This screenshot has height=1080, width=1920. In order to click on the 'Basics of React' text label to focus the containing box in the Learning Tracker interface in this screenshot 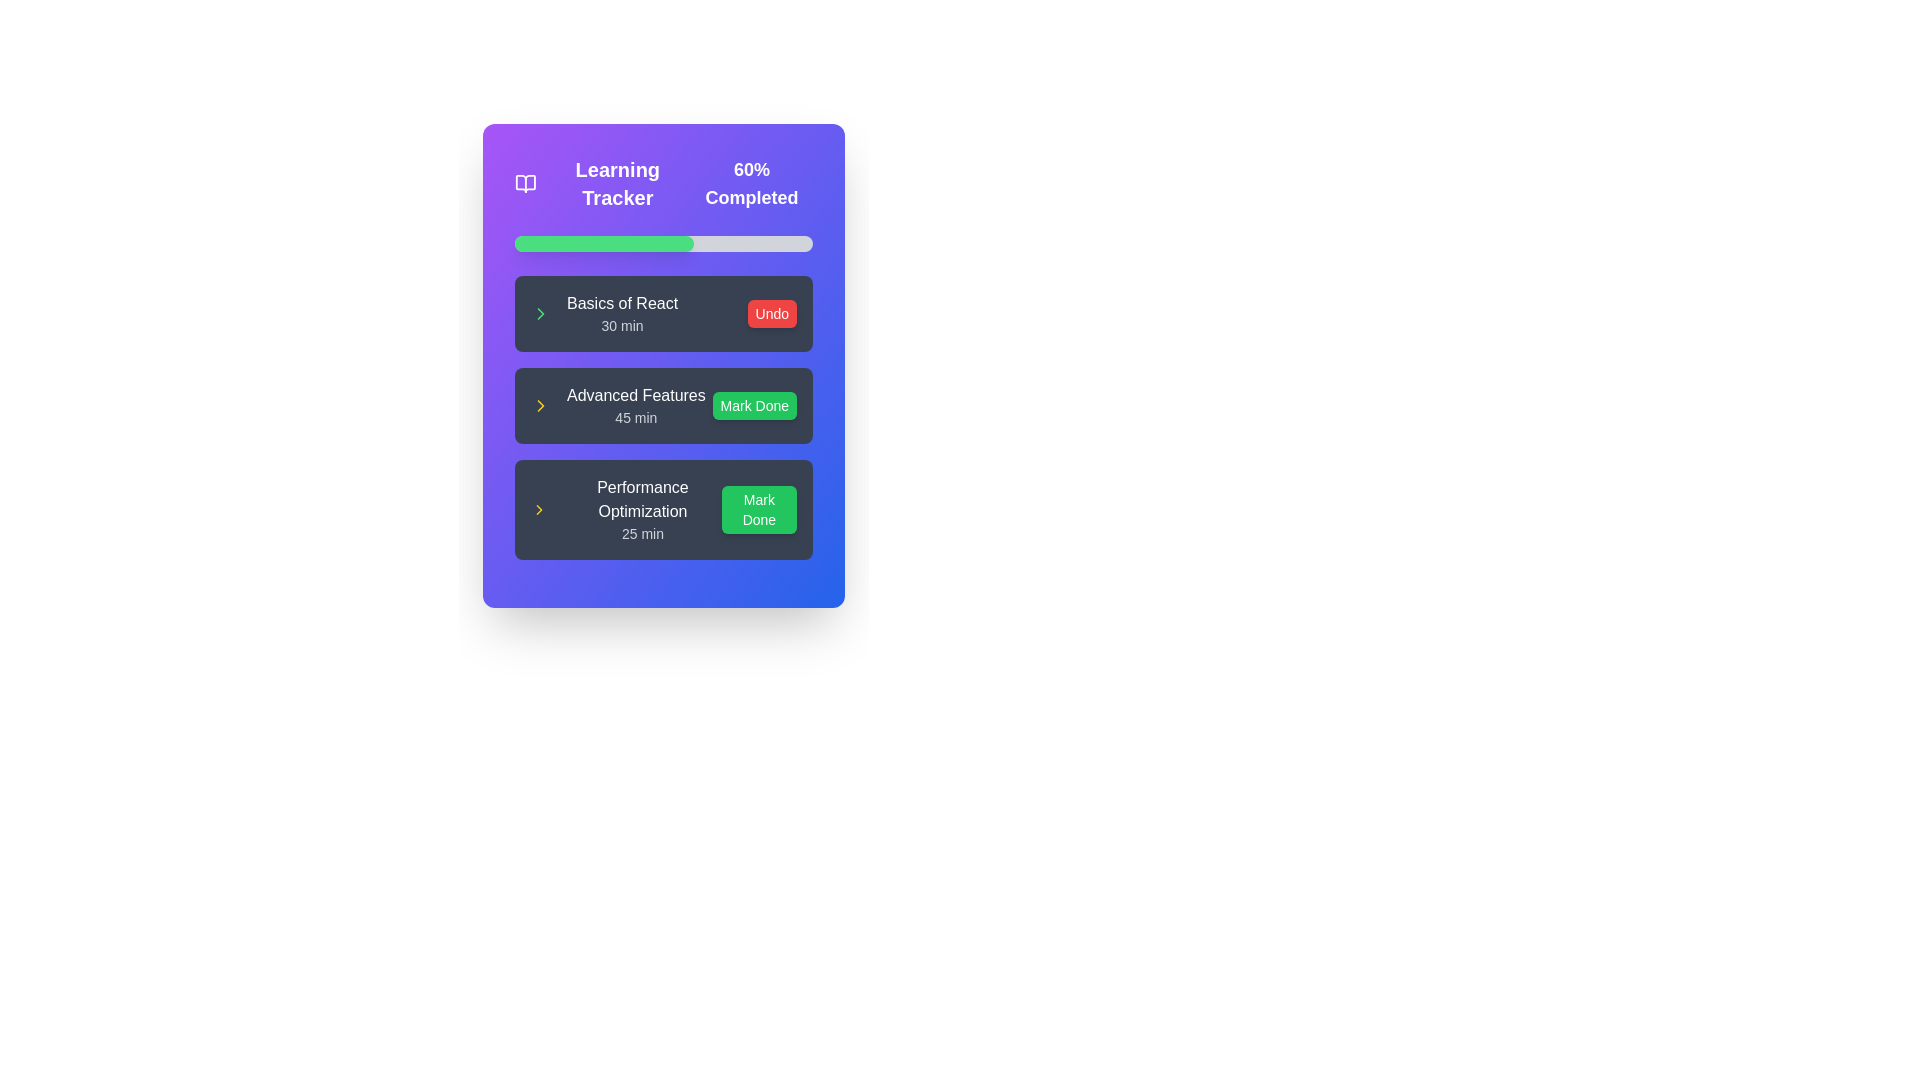, I will do `click(621, 313)`.